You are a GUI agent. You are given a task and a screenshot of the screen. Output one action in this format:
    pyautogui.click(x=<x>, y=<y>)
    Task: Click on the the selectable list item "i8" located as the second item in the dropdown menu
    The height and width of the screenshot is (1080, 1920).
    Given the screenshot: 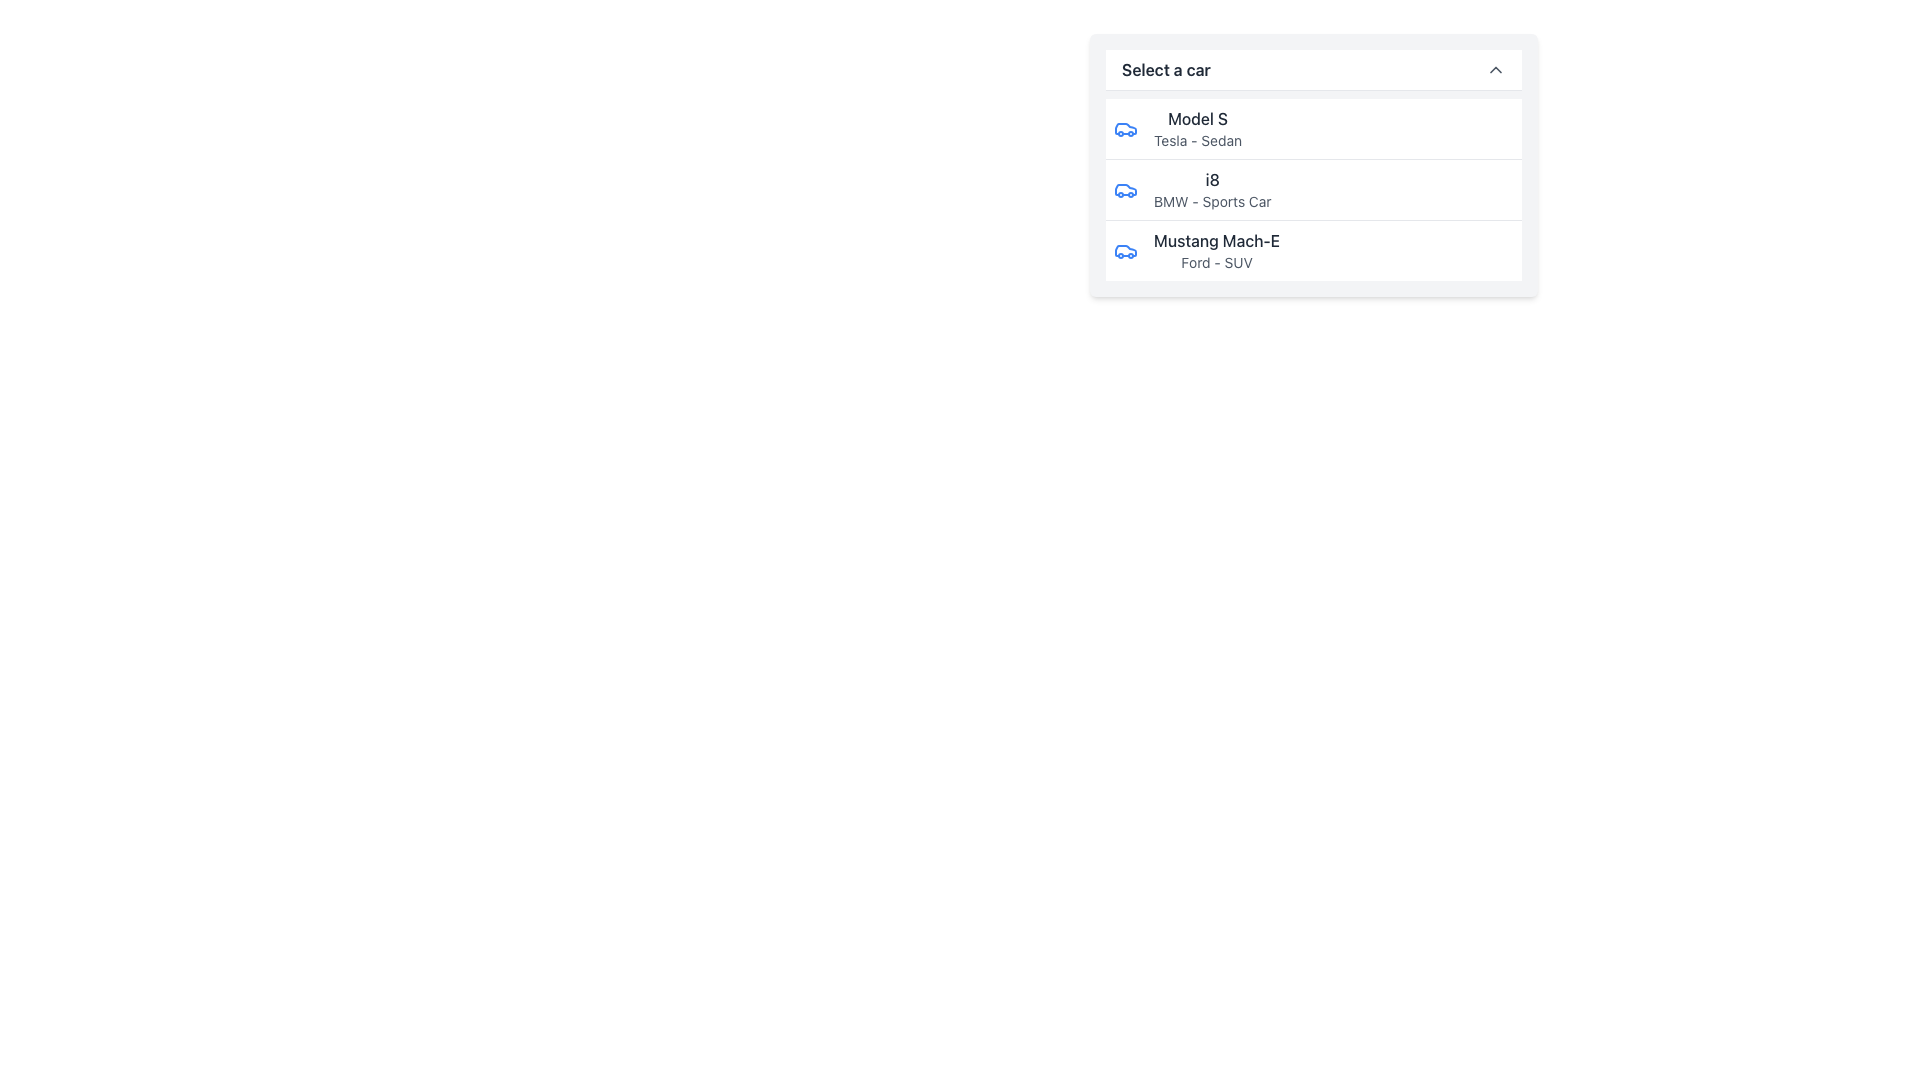 What is the action you would take?
    pyautogui.click(x=1314, y=189)
    